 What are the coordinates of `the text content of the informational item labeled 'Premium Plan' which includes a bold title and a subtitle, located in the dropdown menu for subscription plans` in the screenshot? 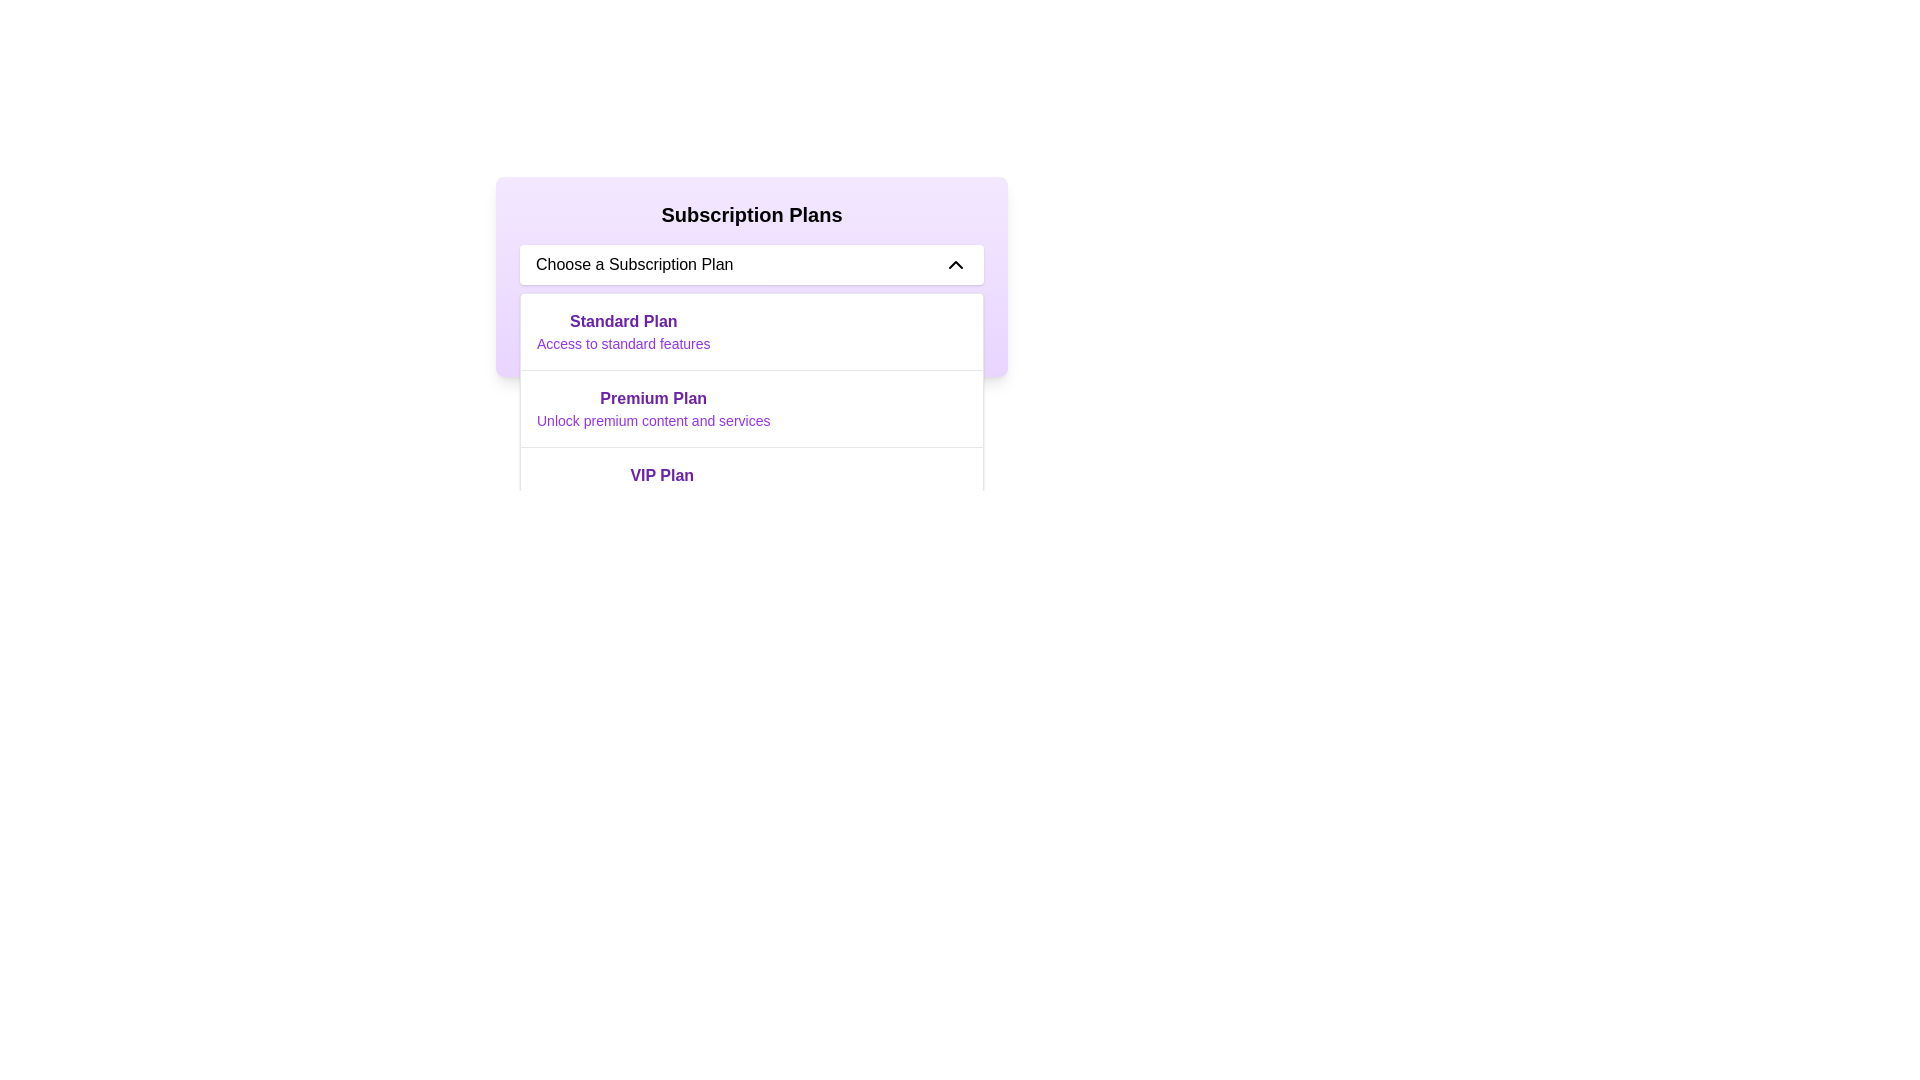 It's located at (653, 407).